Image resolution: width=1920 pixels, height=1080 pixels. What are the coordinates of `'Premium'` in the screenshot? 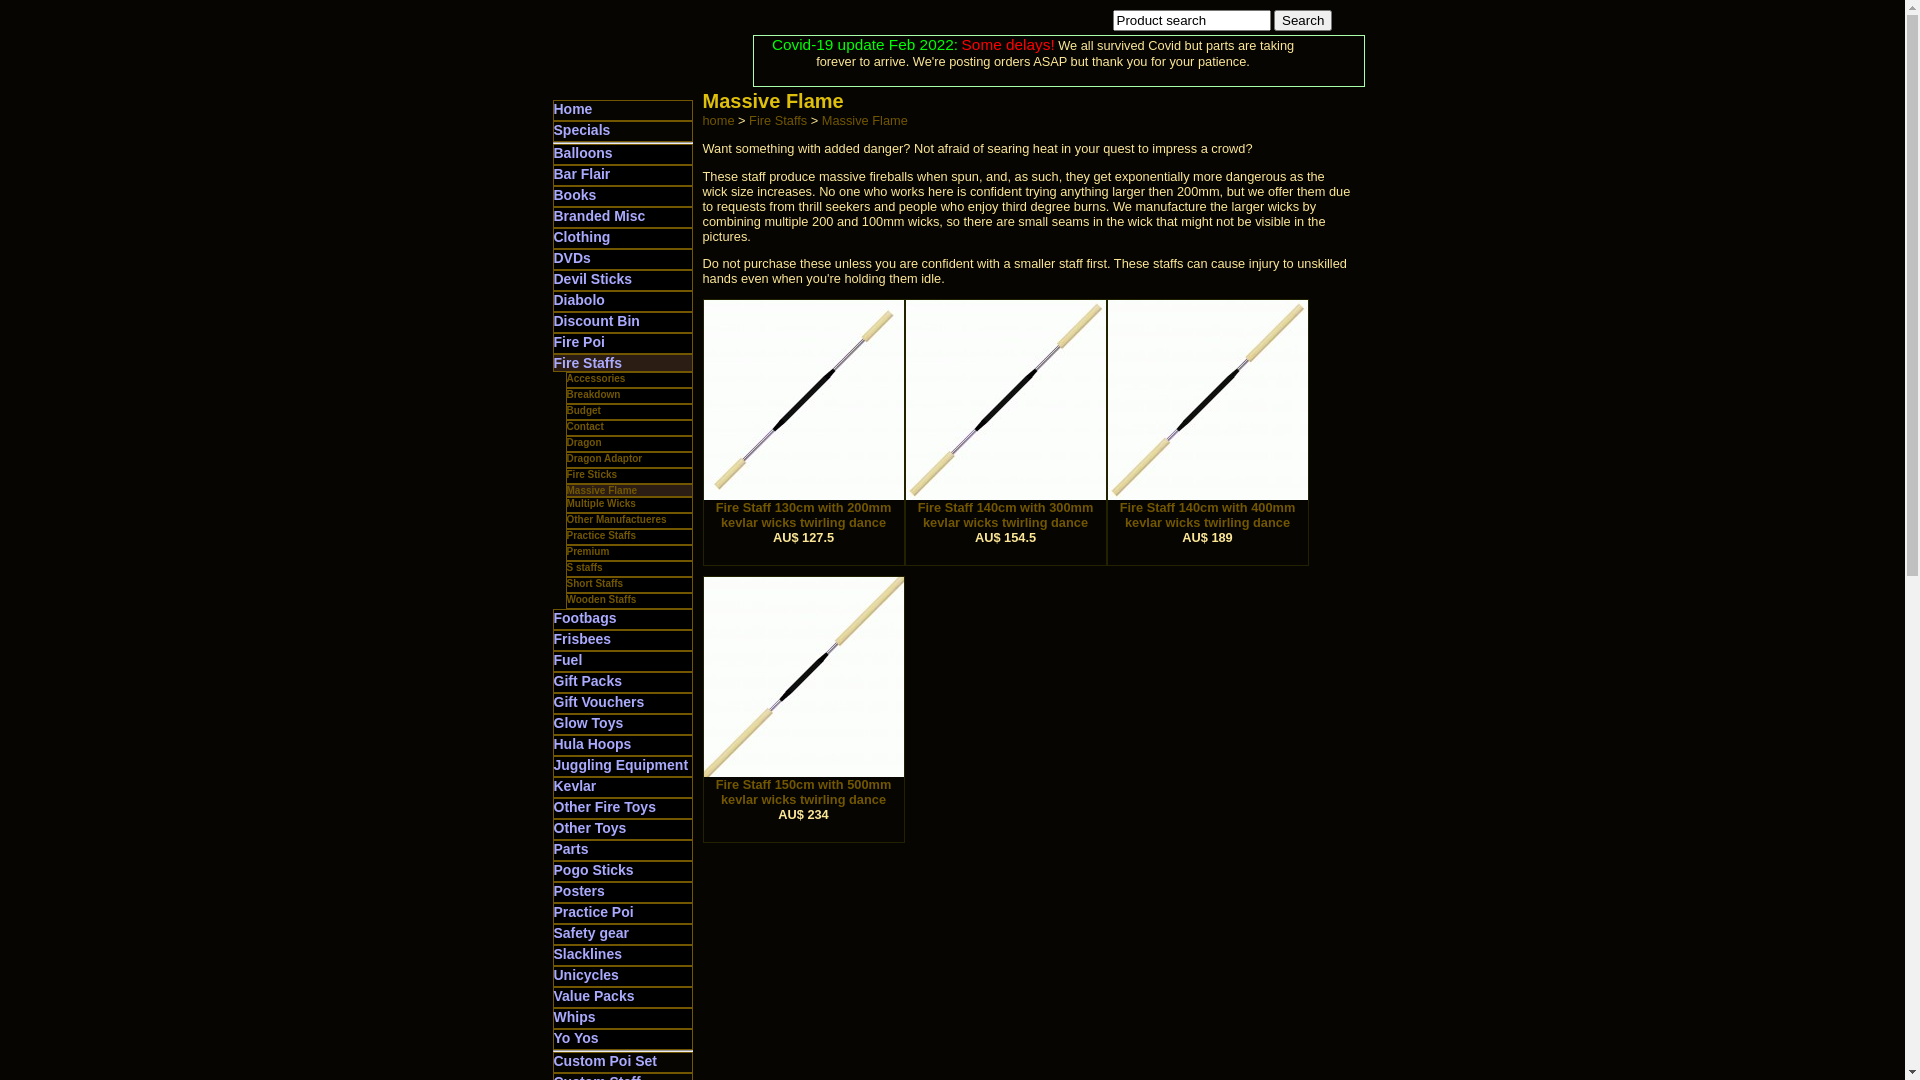 It's located at (586, 551).